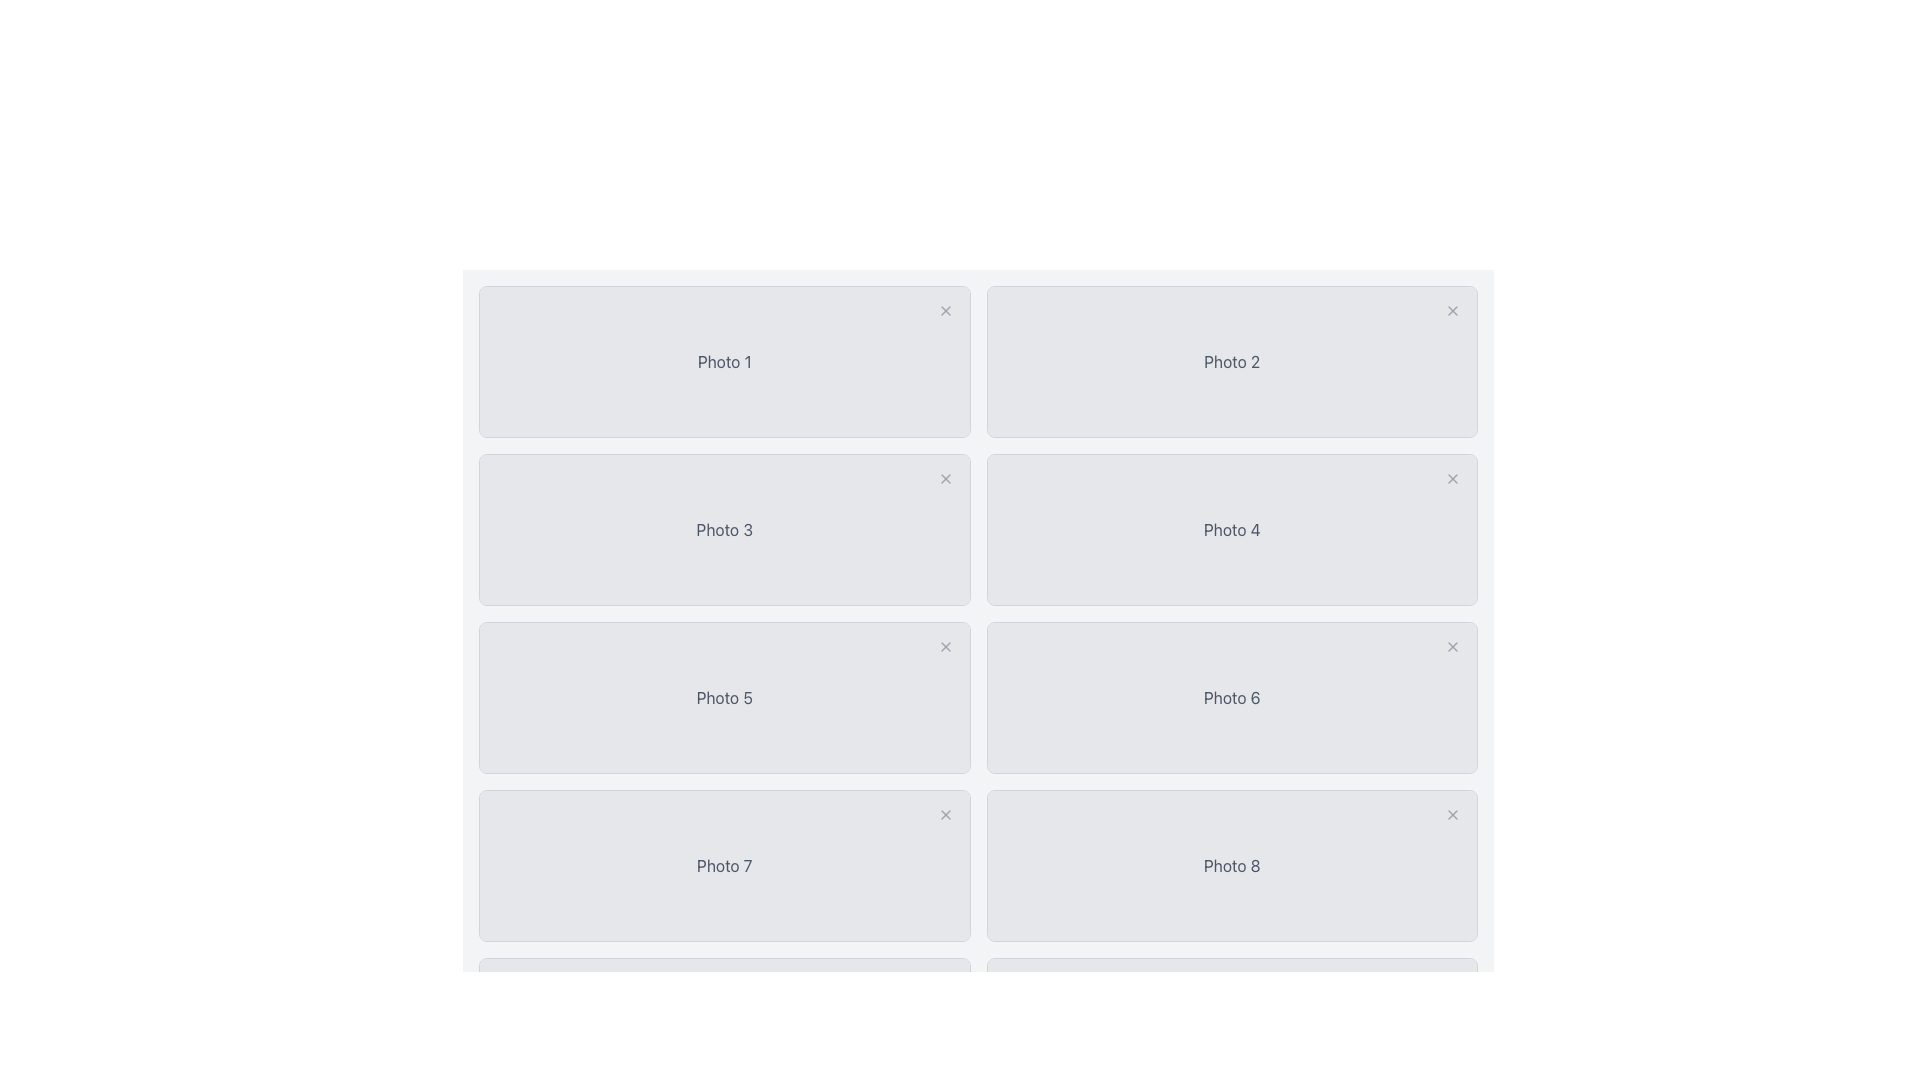 This screenshot has width=1920, height=1080. I want to click on the close or delete button for the 'Photo 7' item, so click(944, 814).